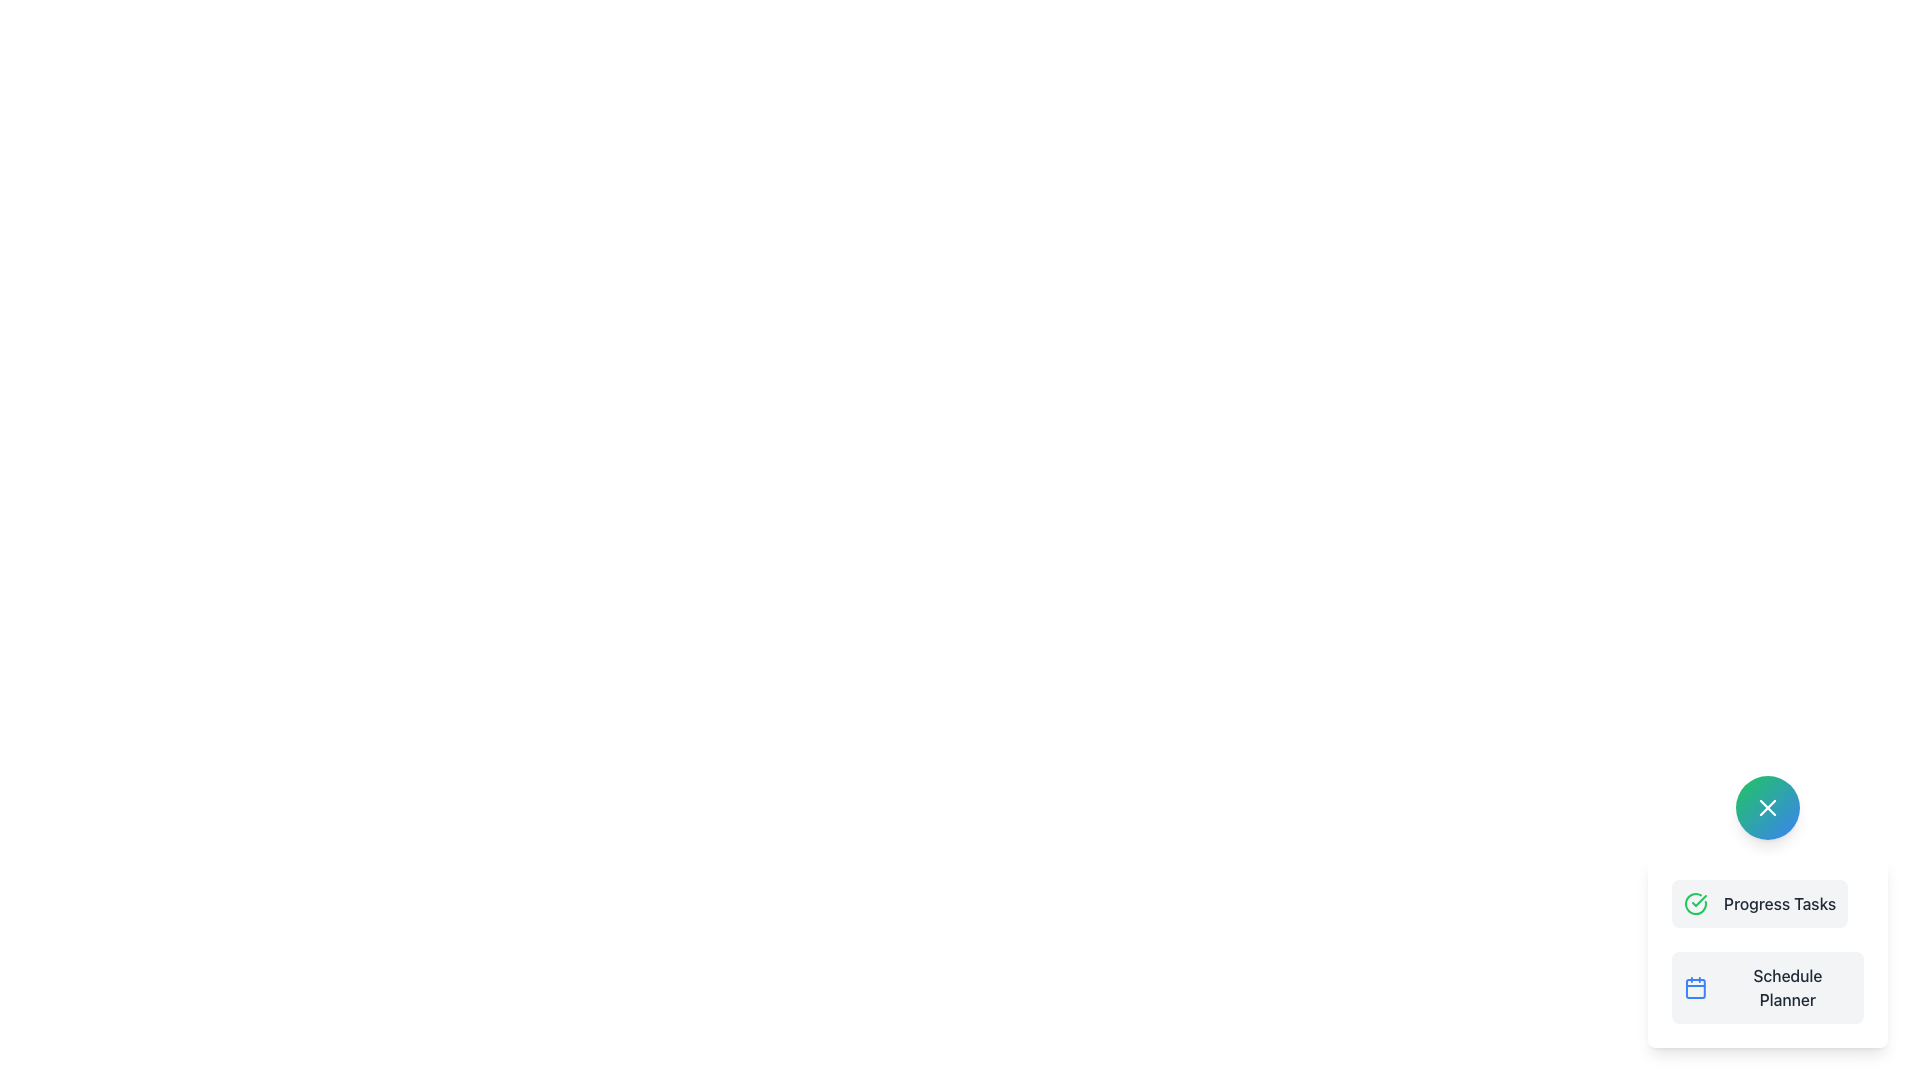 Image resolution: width=1920 pixels, height=1080 pixels. Describe the element at coordinates (1694, 986) in the screenshot. I see `the blue-outlined calendar icon of the 'Schedule Planner' option located below the 'Progress Tasks' item in the vertical menu` at that location.